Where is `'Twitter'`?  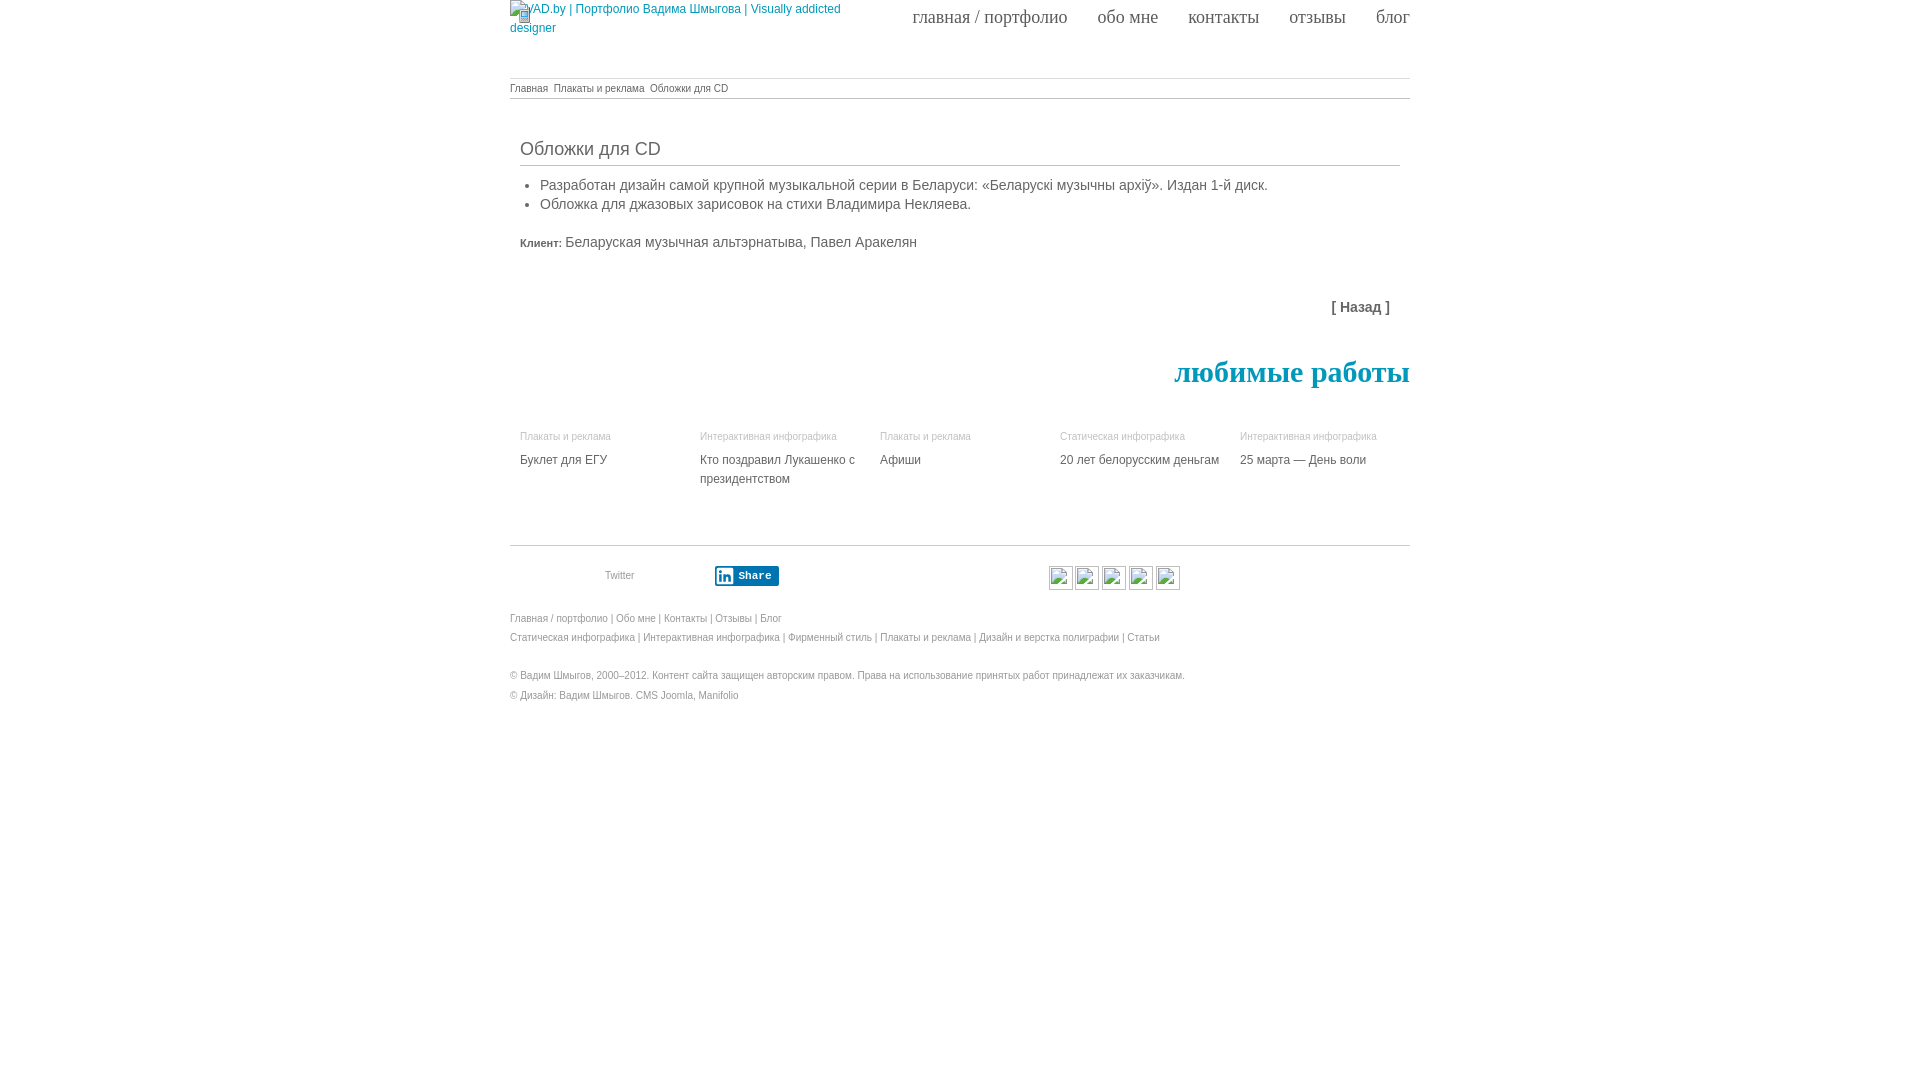 'Twitter' is located at coordinates (618, 575).